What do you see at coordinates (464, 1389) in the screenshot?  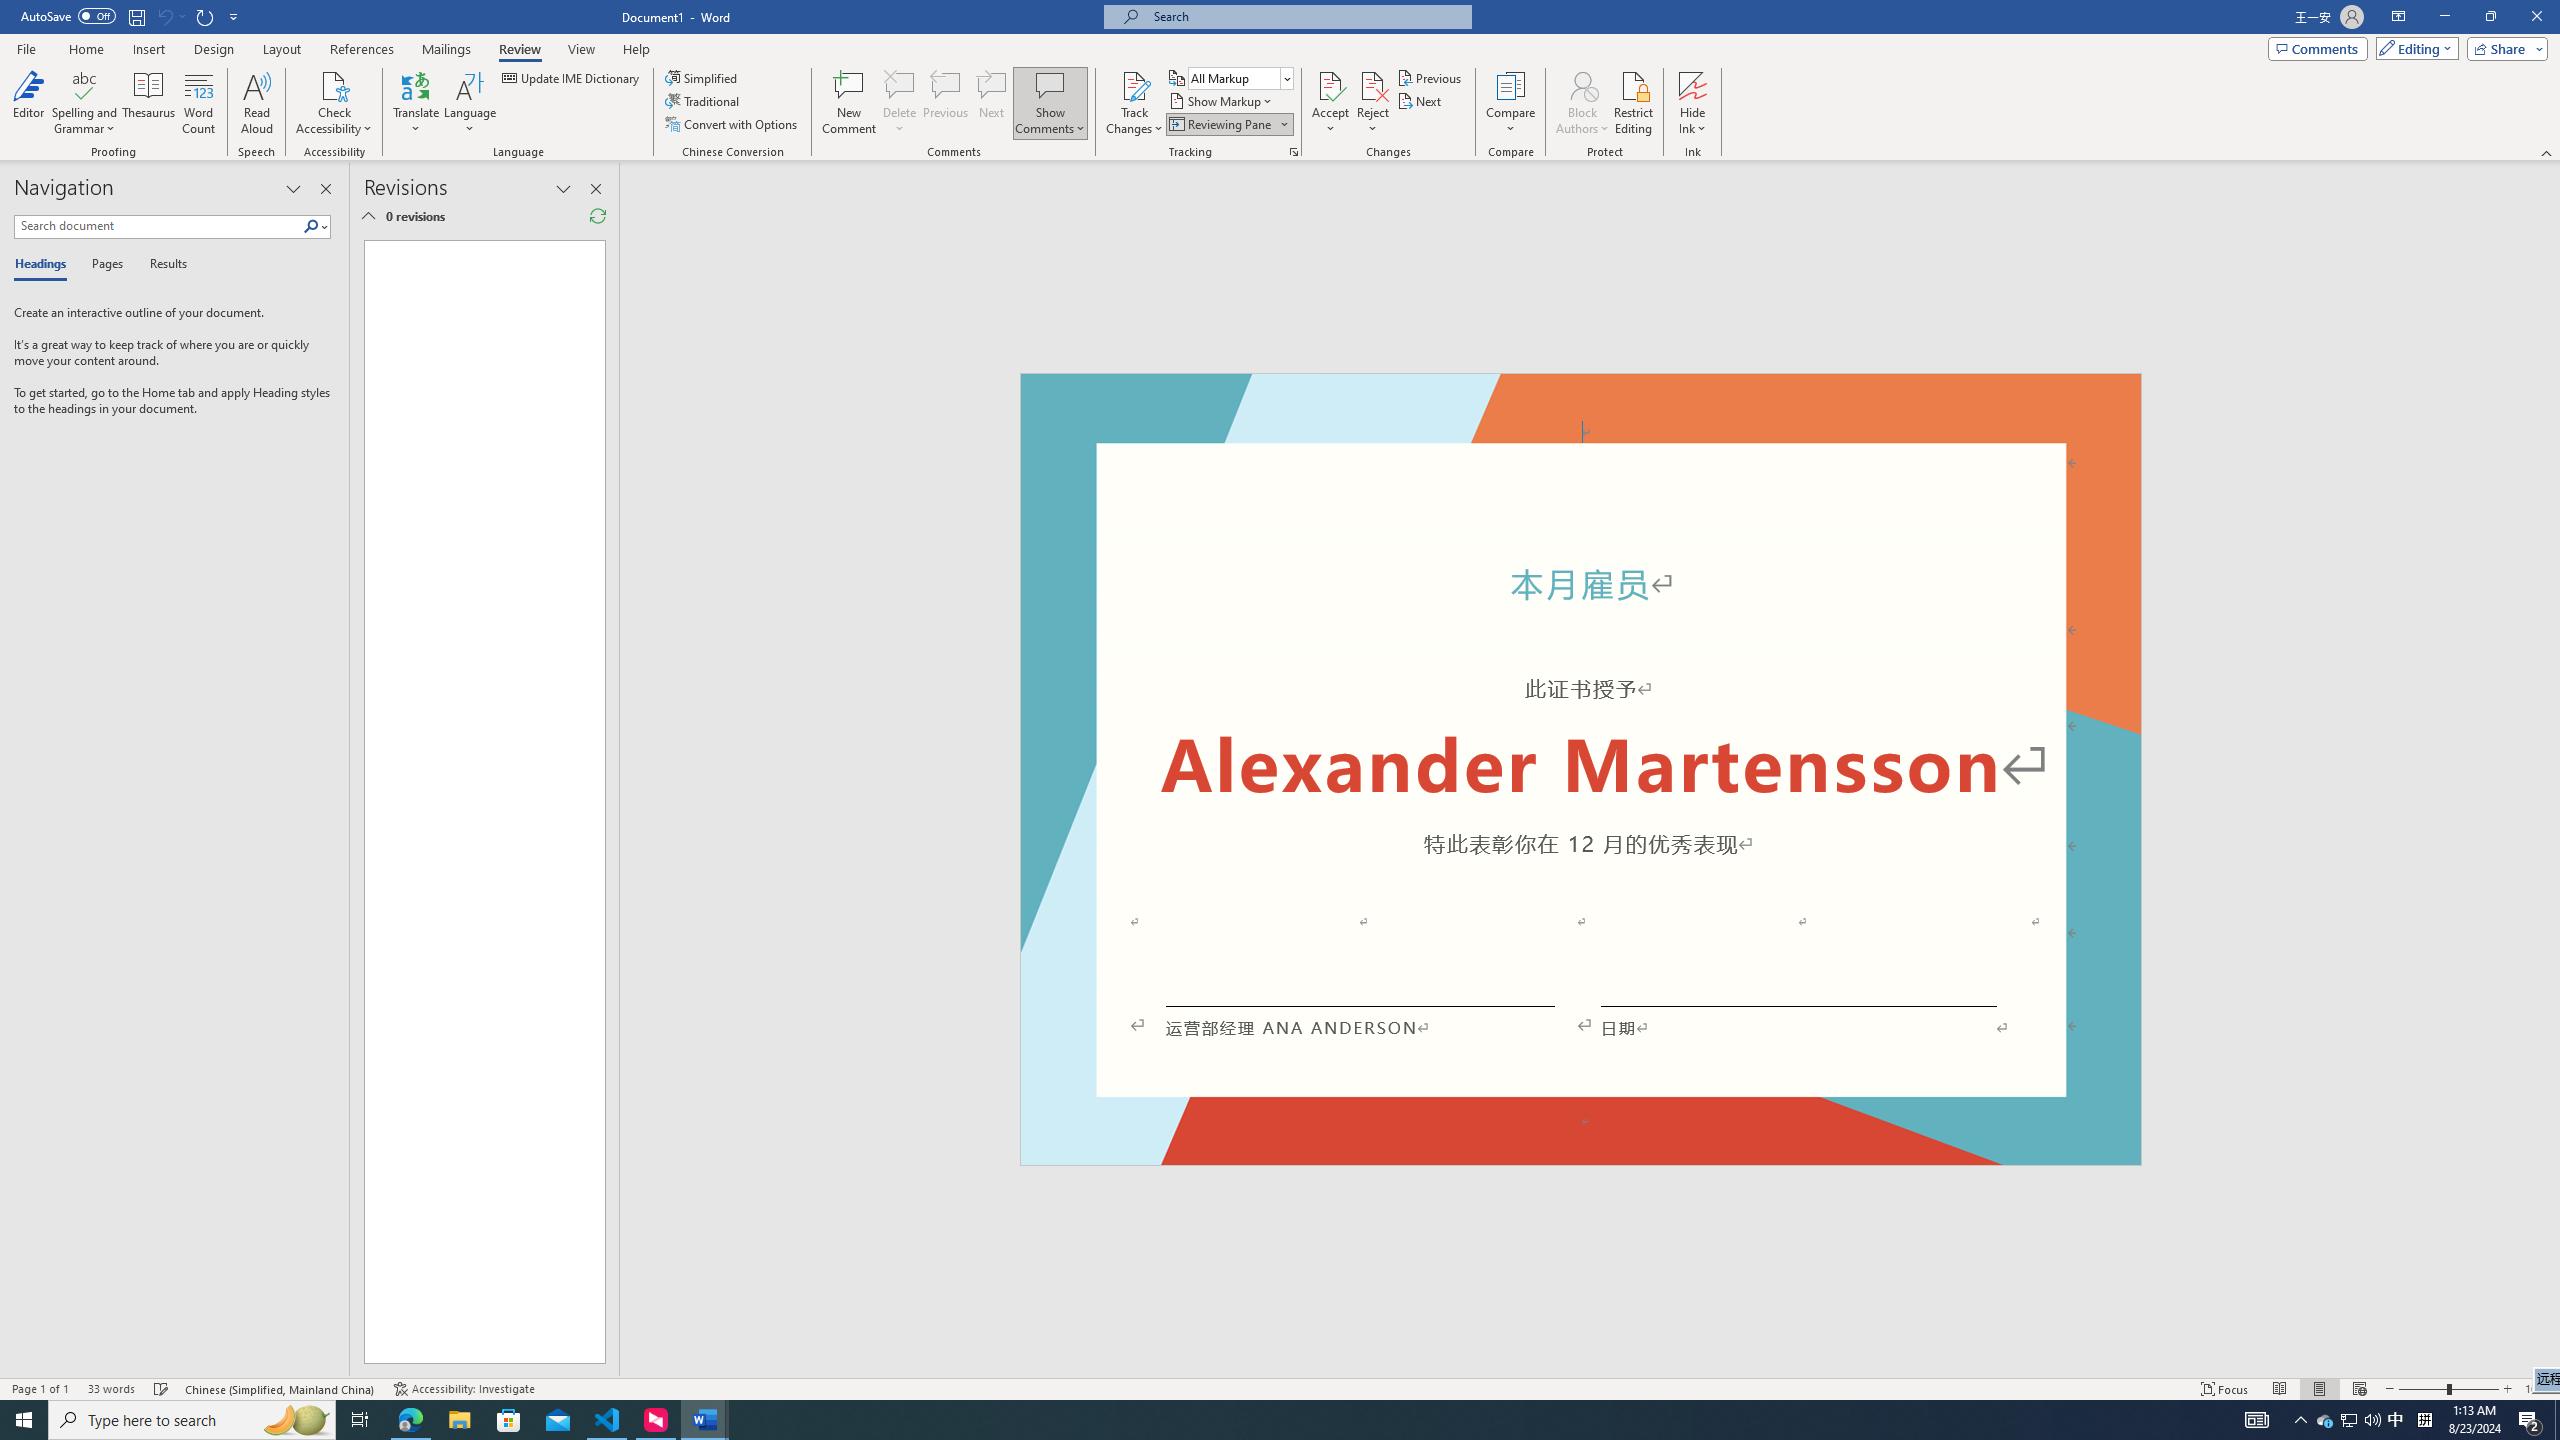 I see `'Accessibility Checker Accessibility: Investigate'` at bounding box center [464, 1389].